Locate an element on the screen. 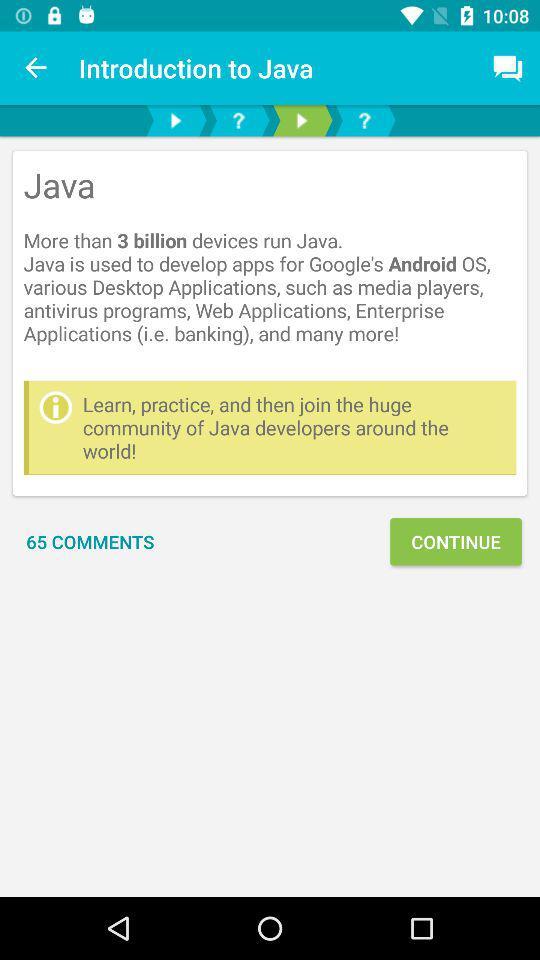  item above continue icon is located at coordinates (293, 427).